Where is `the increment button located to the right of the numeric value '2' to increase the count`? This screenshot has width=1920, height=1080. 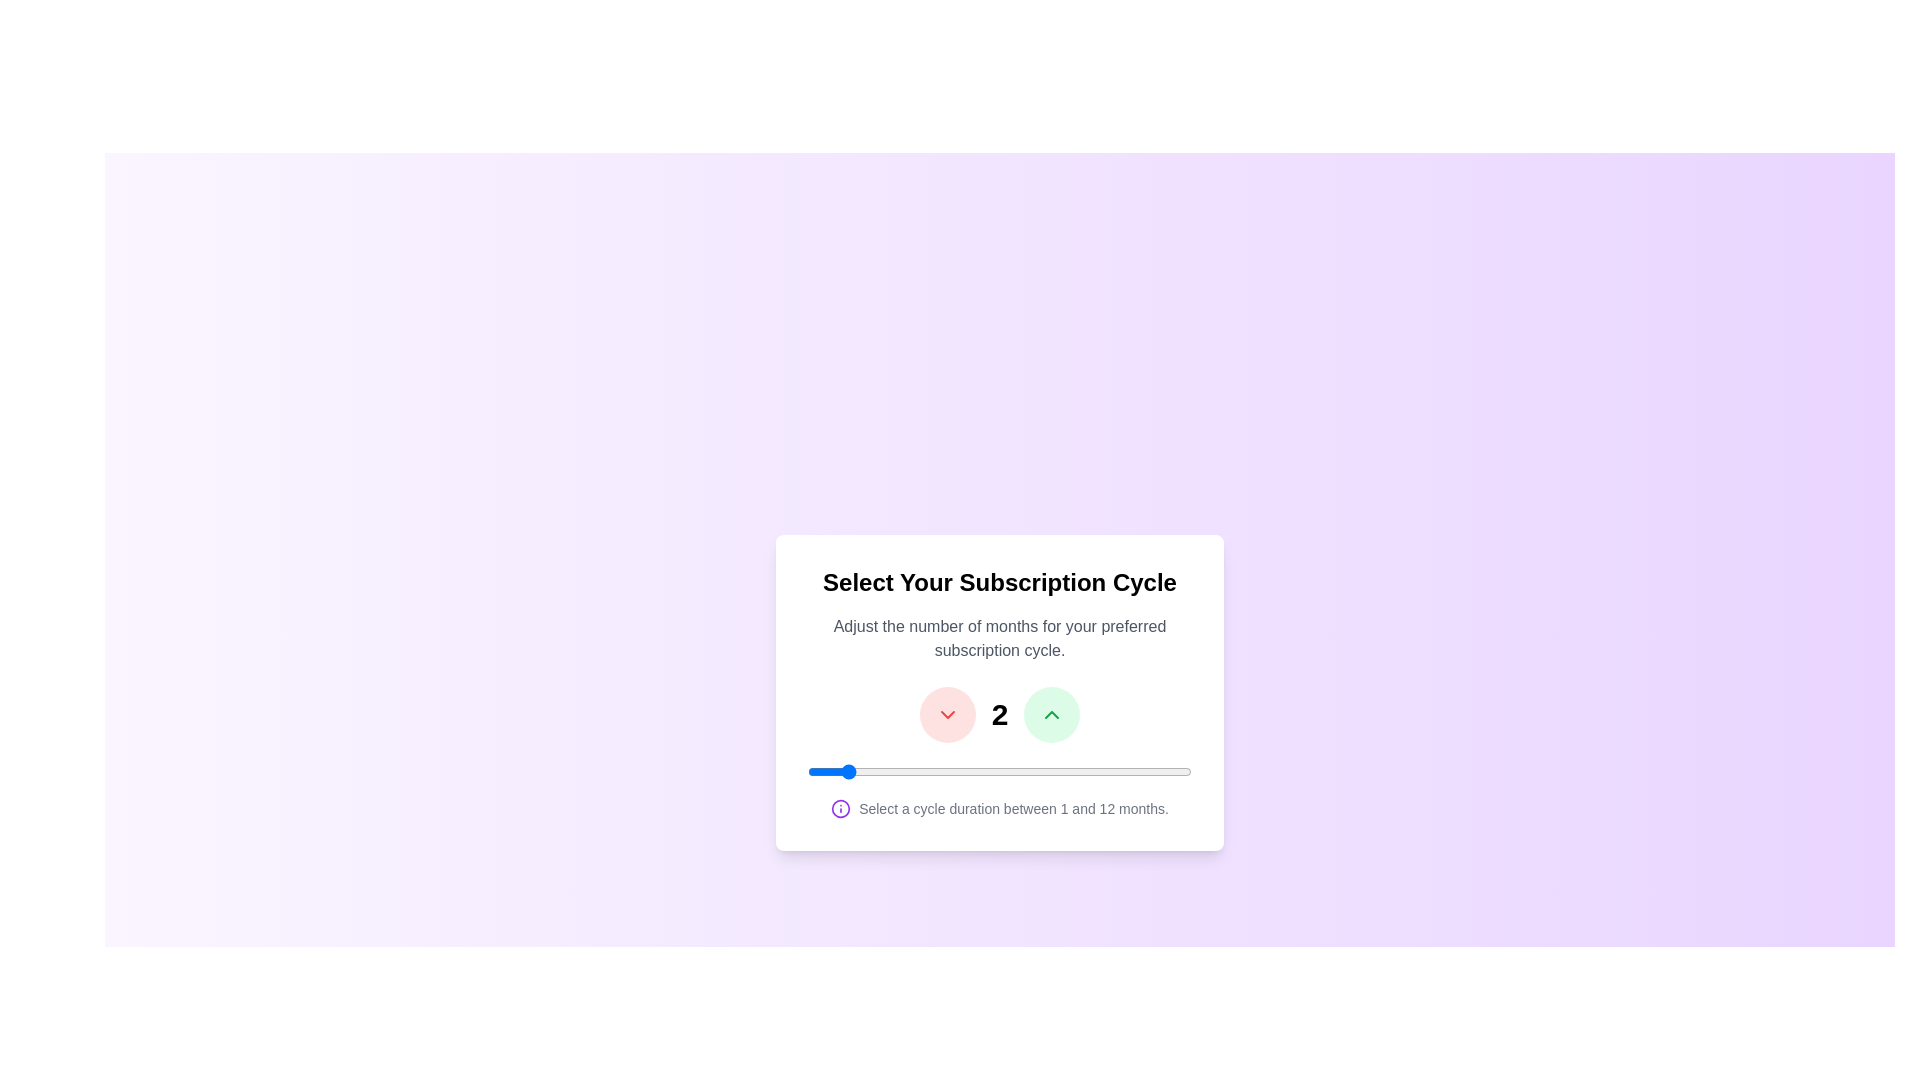
the increment button located to the right of the numeric value '2' to increase the count is located at coordinates (1051, 713).